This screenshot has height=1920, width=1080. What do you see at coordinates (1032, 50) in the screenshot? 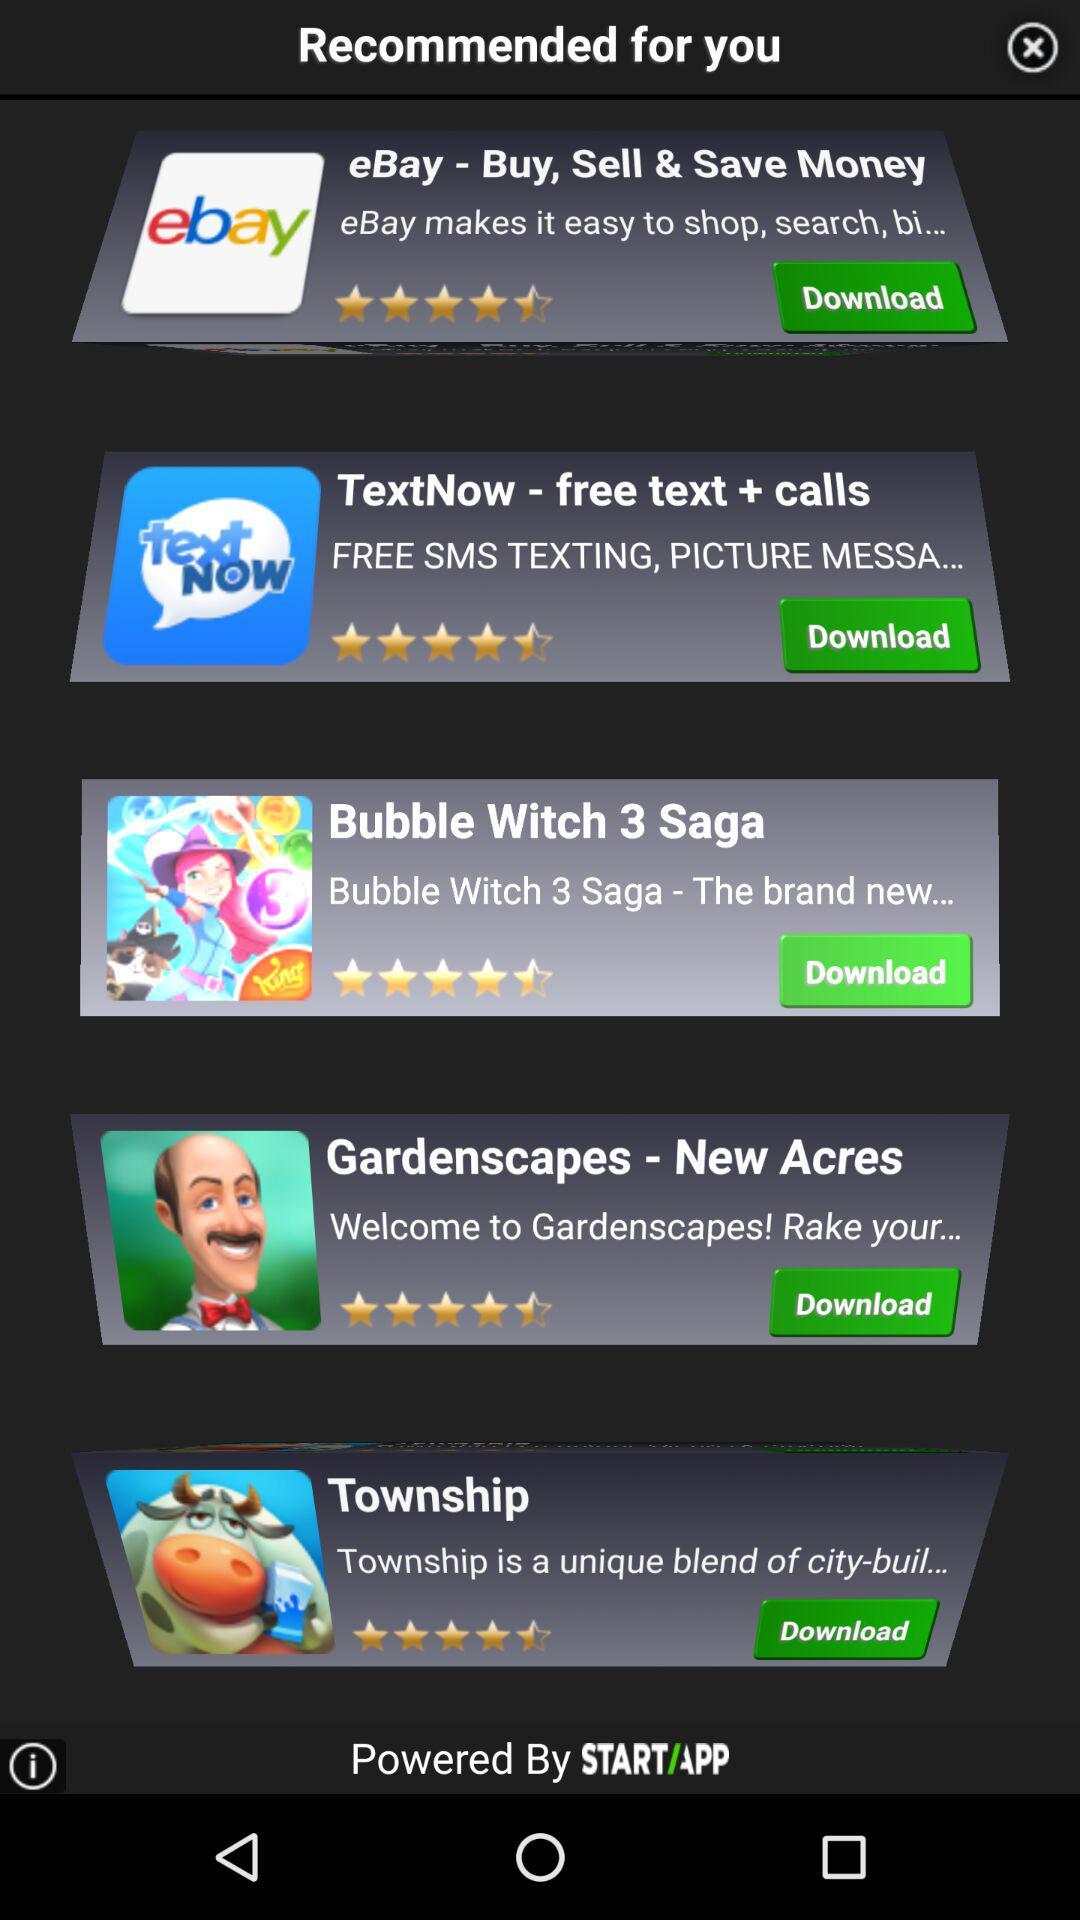
I see `the close icon` at bounding box center [1032, 50].